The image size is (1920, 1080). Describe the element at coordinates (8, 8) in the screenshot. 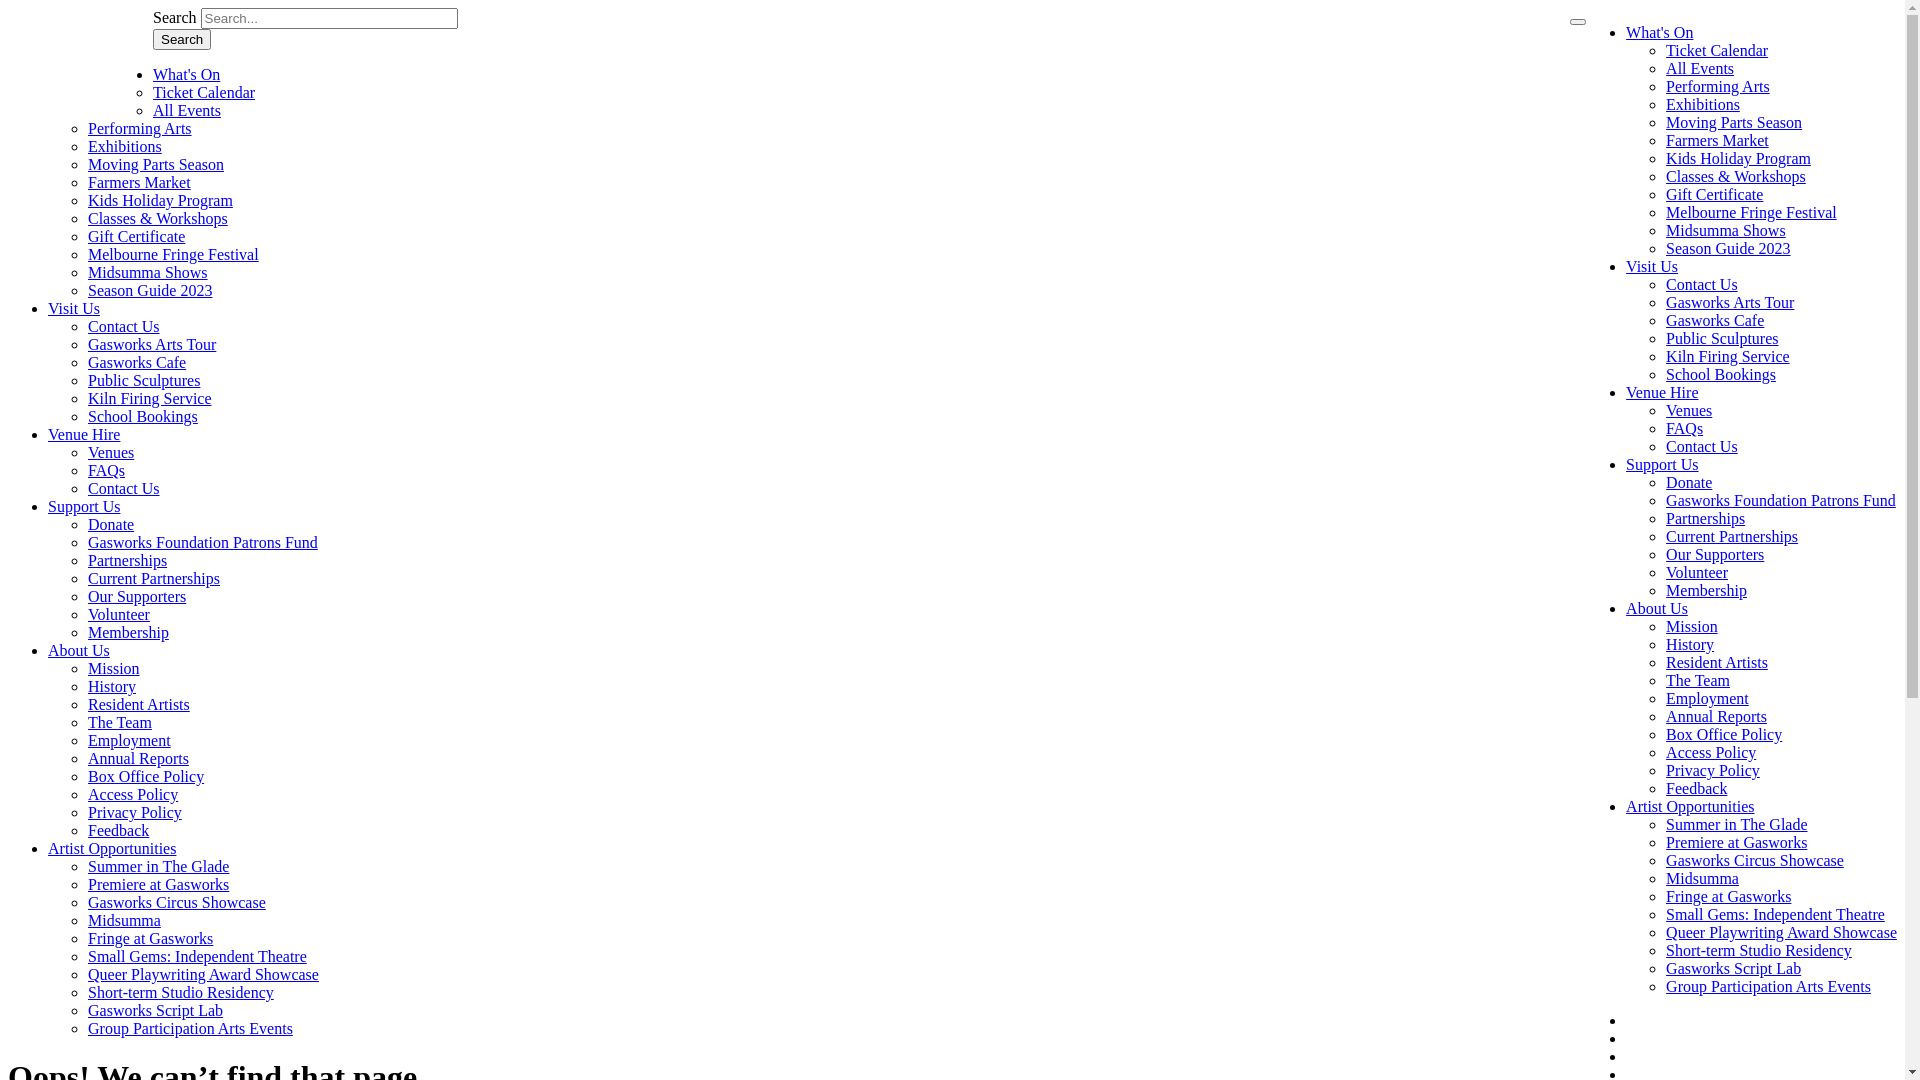

I see `'Skip to main content'` at that location.